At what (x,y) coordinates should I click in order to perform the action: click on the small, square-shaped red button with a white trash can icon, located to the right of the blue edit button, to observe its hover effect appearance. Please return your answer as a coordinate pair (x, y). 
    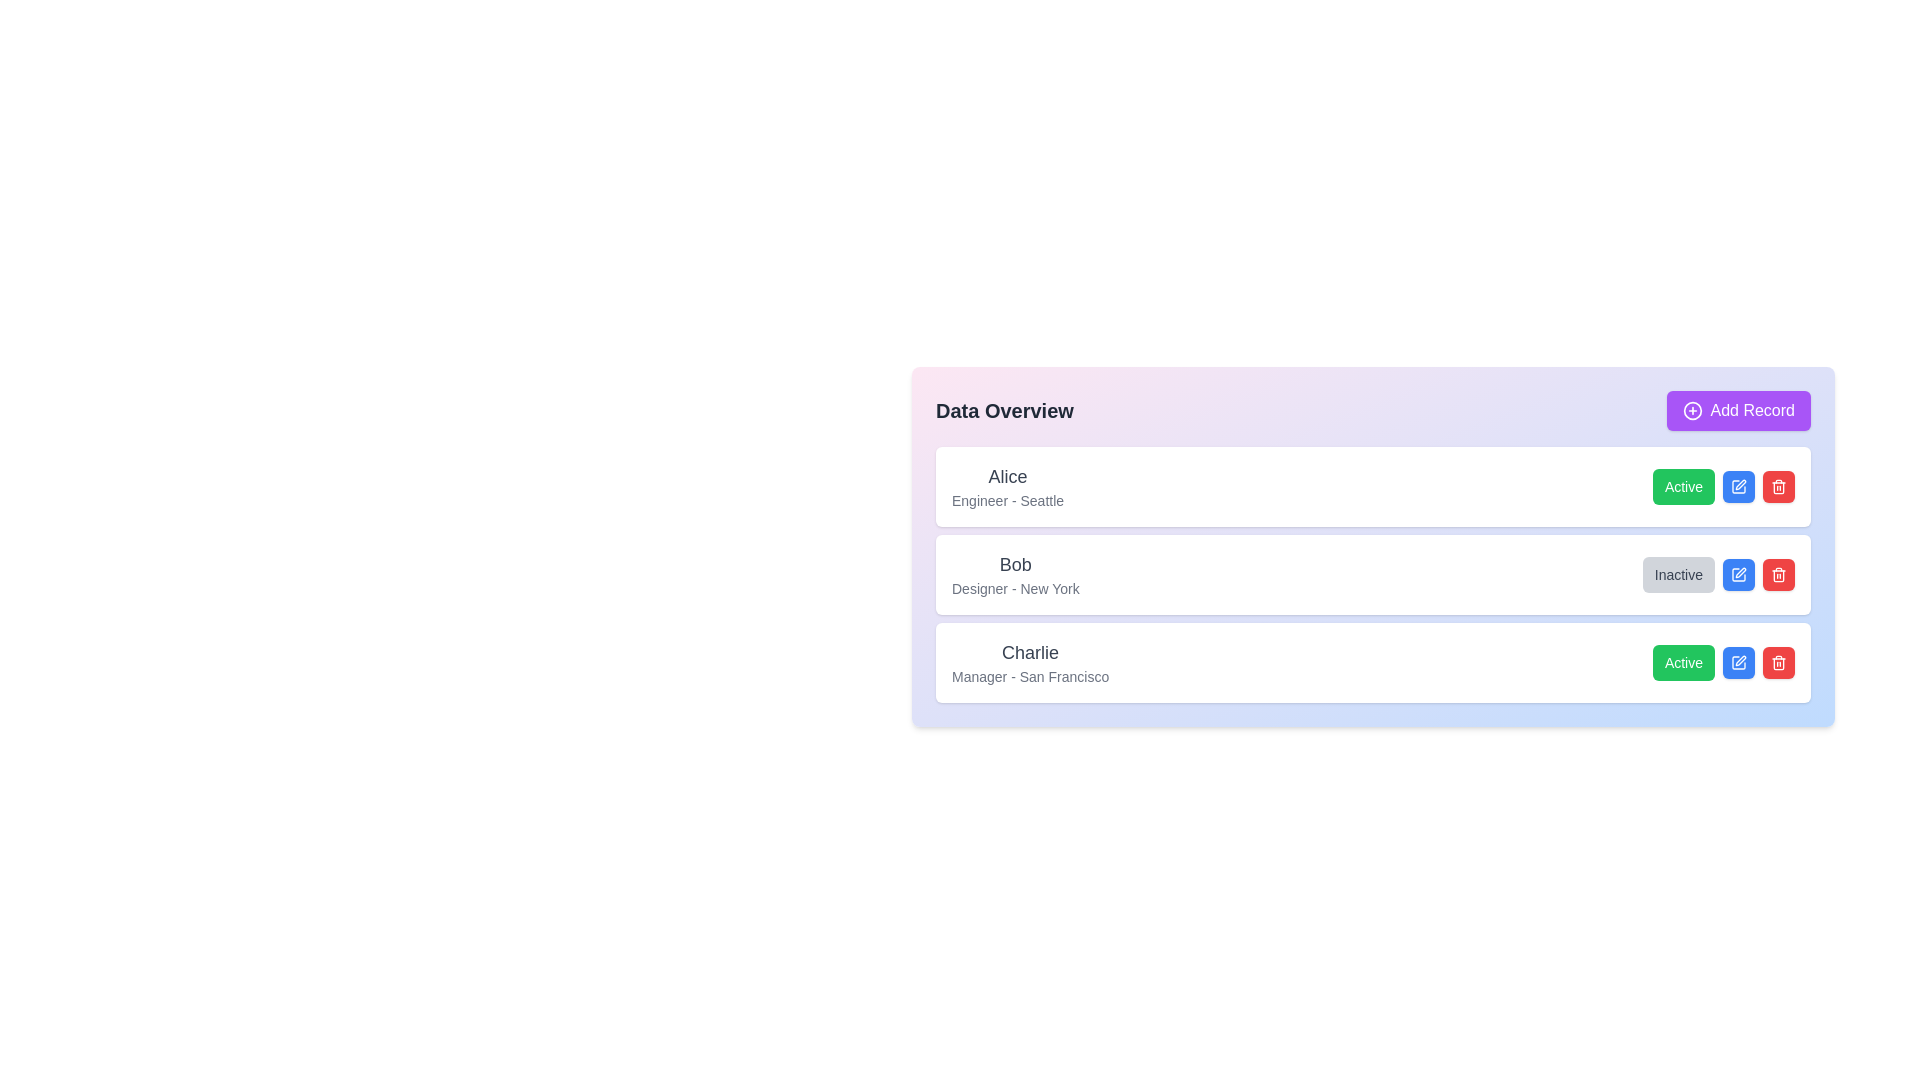
    Looking at the image, I should click on (1779, 663).